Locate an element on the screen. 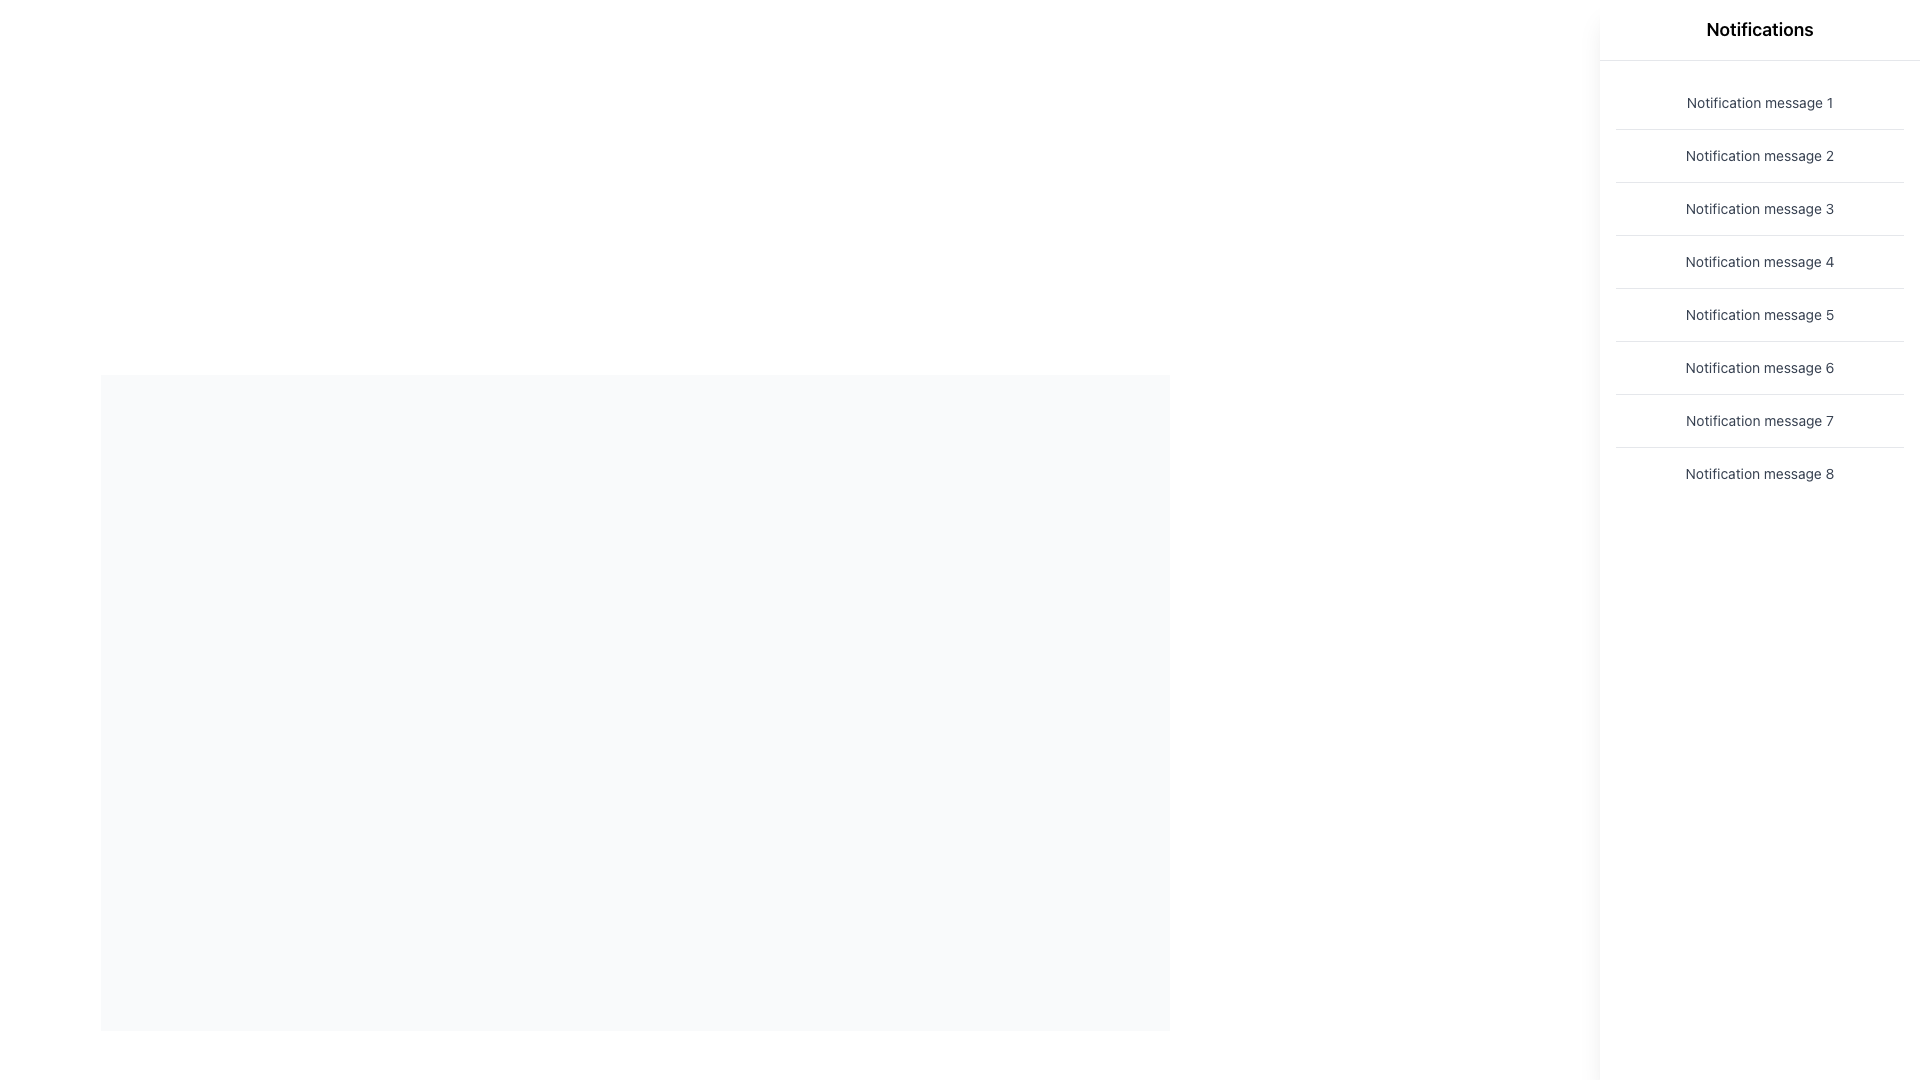 Image resolution: width=1920 pixels, height=1080 pixels. the seventh notification message in the vertical list located on the right side of the interface, positioned beneath 'Notification message 6' and above 'Notification message 8' is located at coordinates (1760, 419).